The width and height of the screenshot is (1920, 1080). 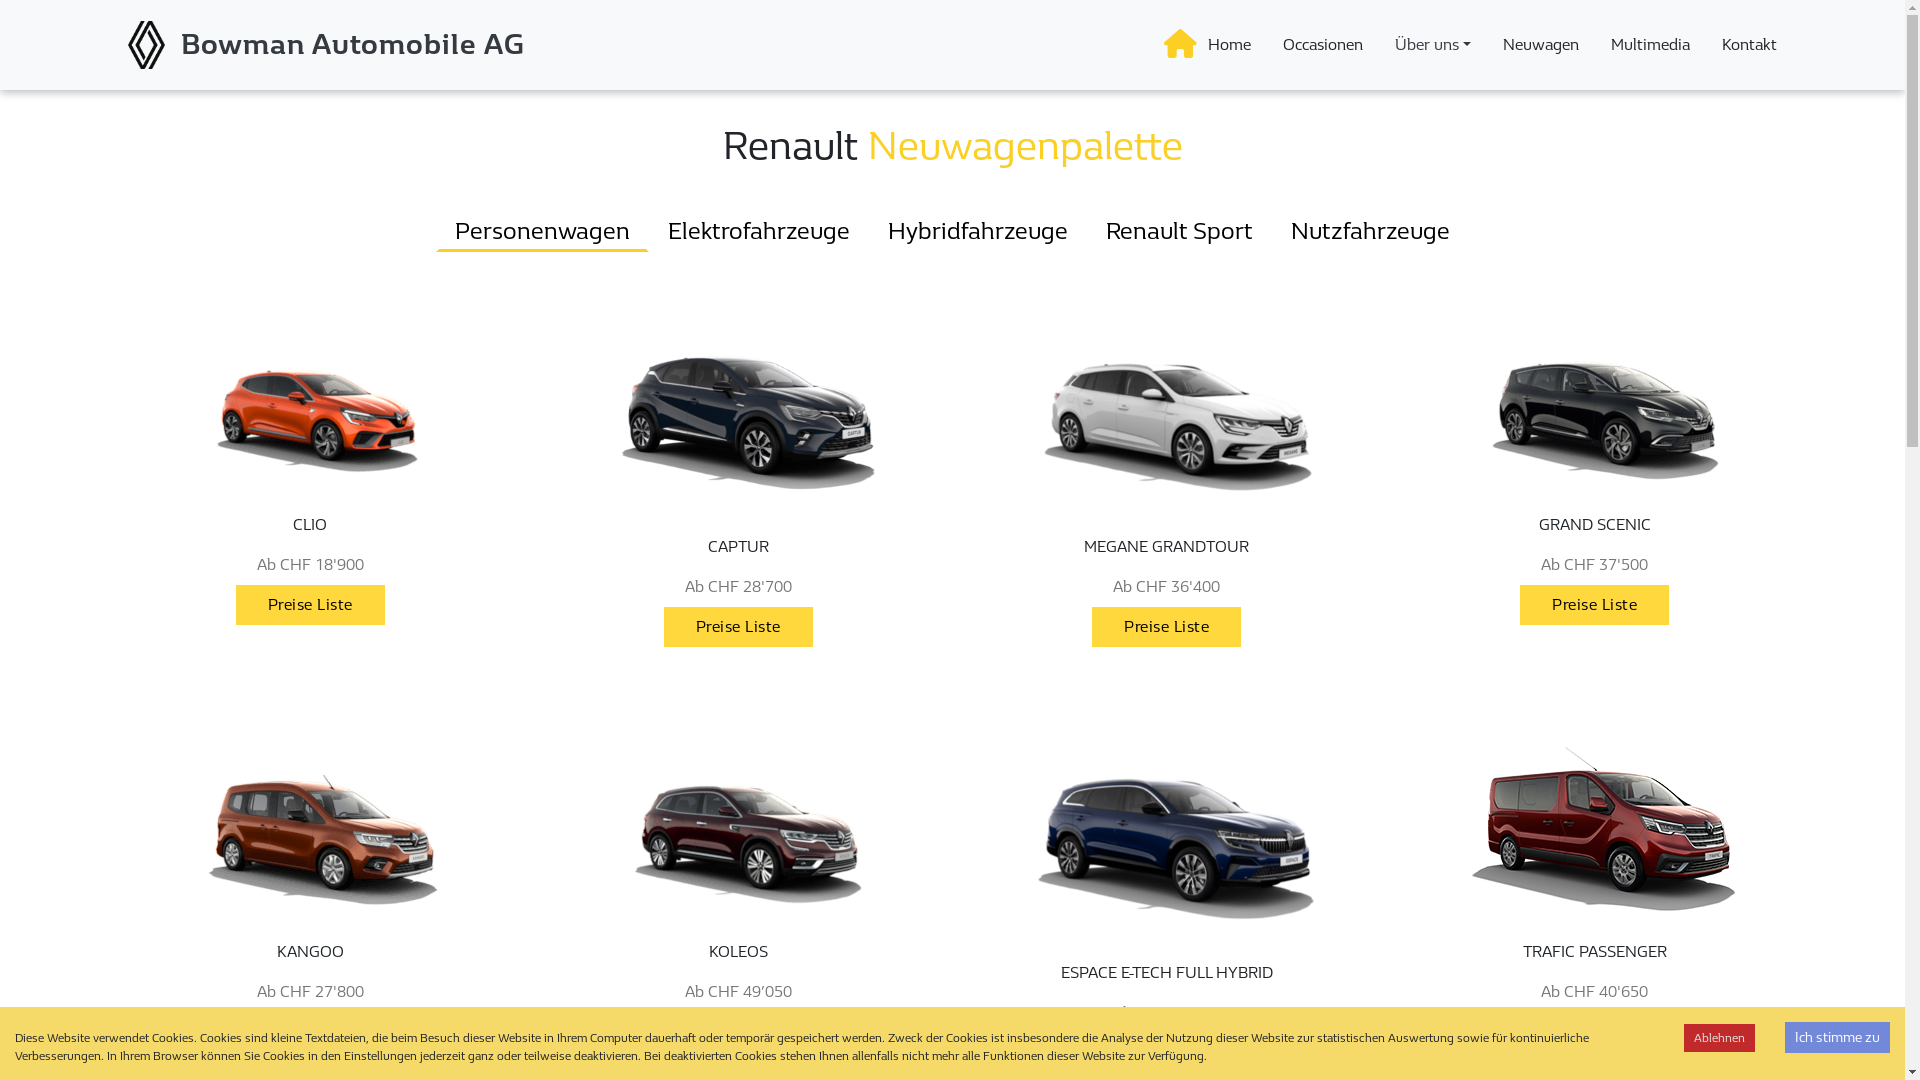 I want to click on 'Preise Liste', so click(x=737, y=625).